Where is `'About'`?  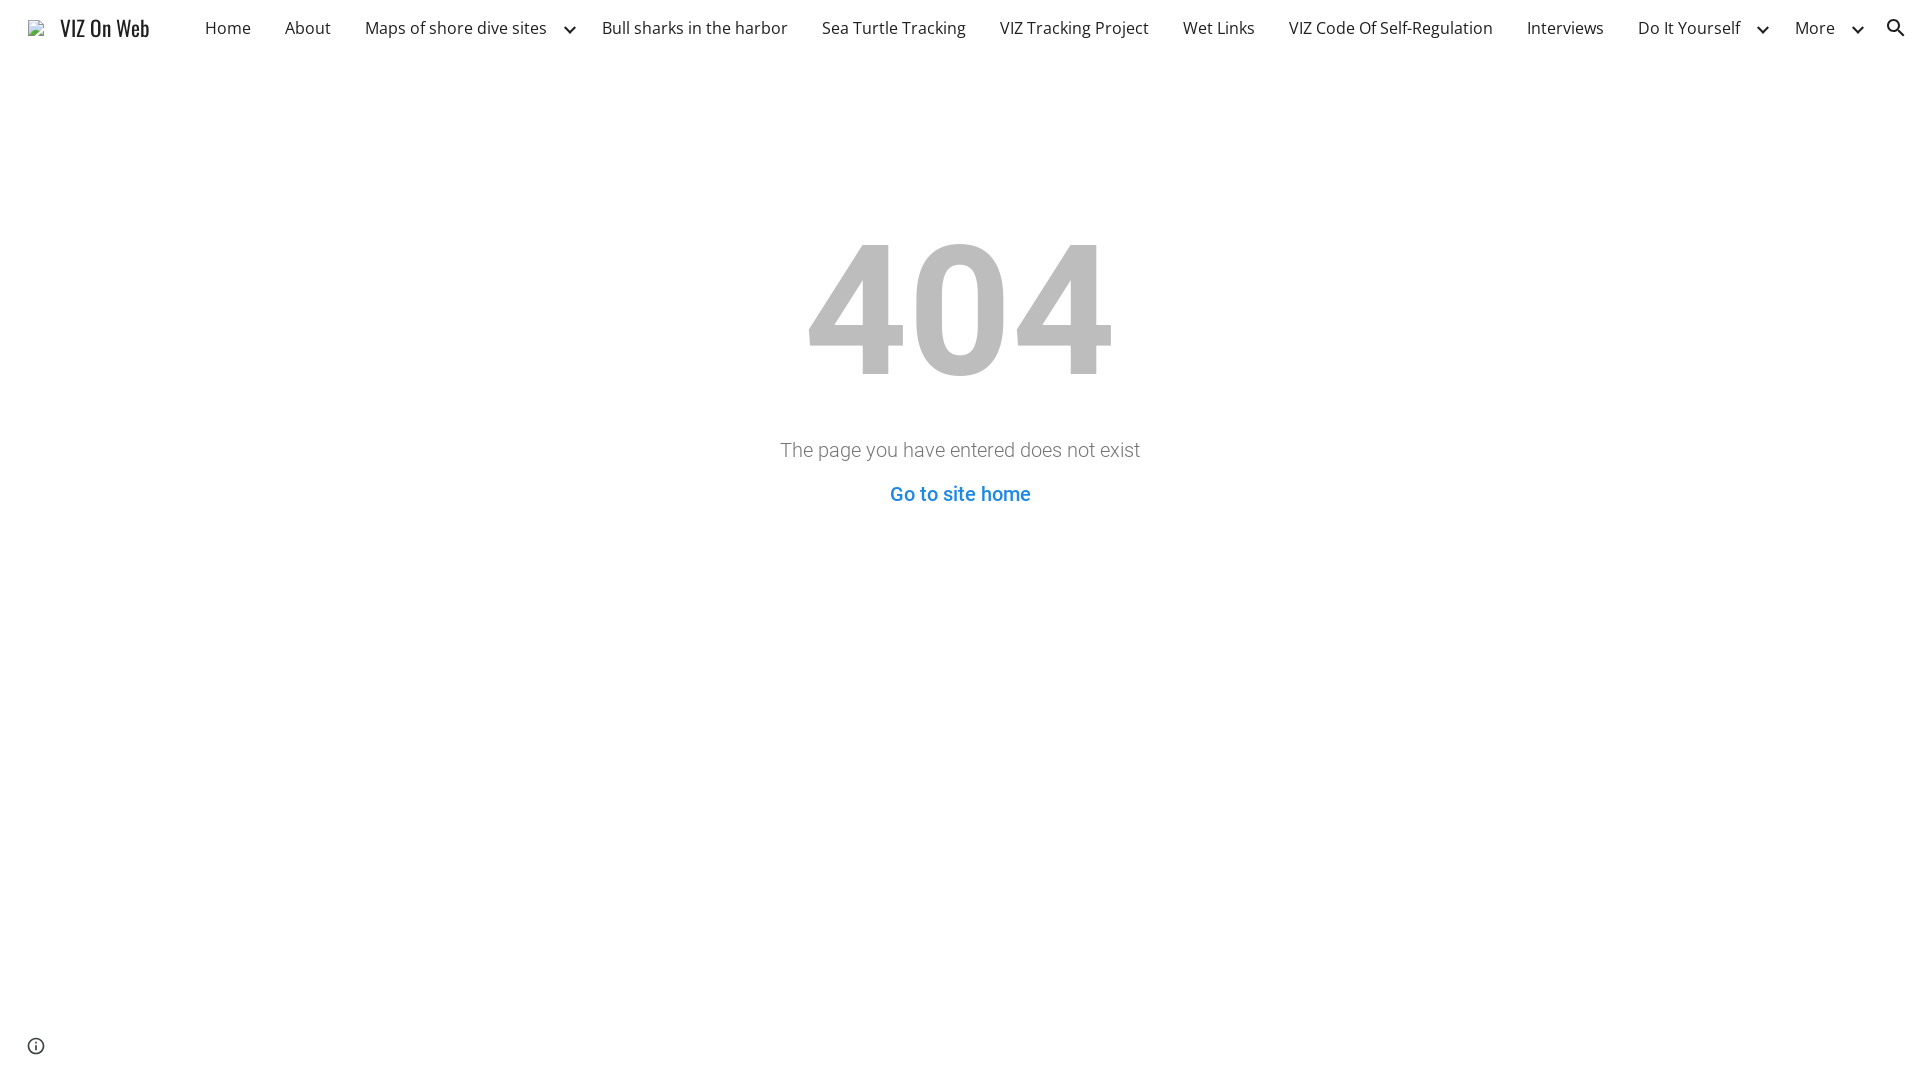 'About' is located at coordinates (306, 27).